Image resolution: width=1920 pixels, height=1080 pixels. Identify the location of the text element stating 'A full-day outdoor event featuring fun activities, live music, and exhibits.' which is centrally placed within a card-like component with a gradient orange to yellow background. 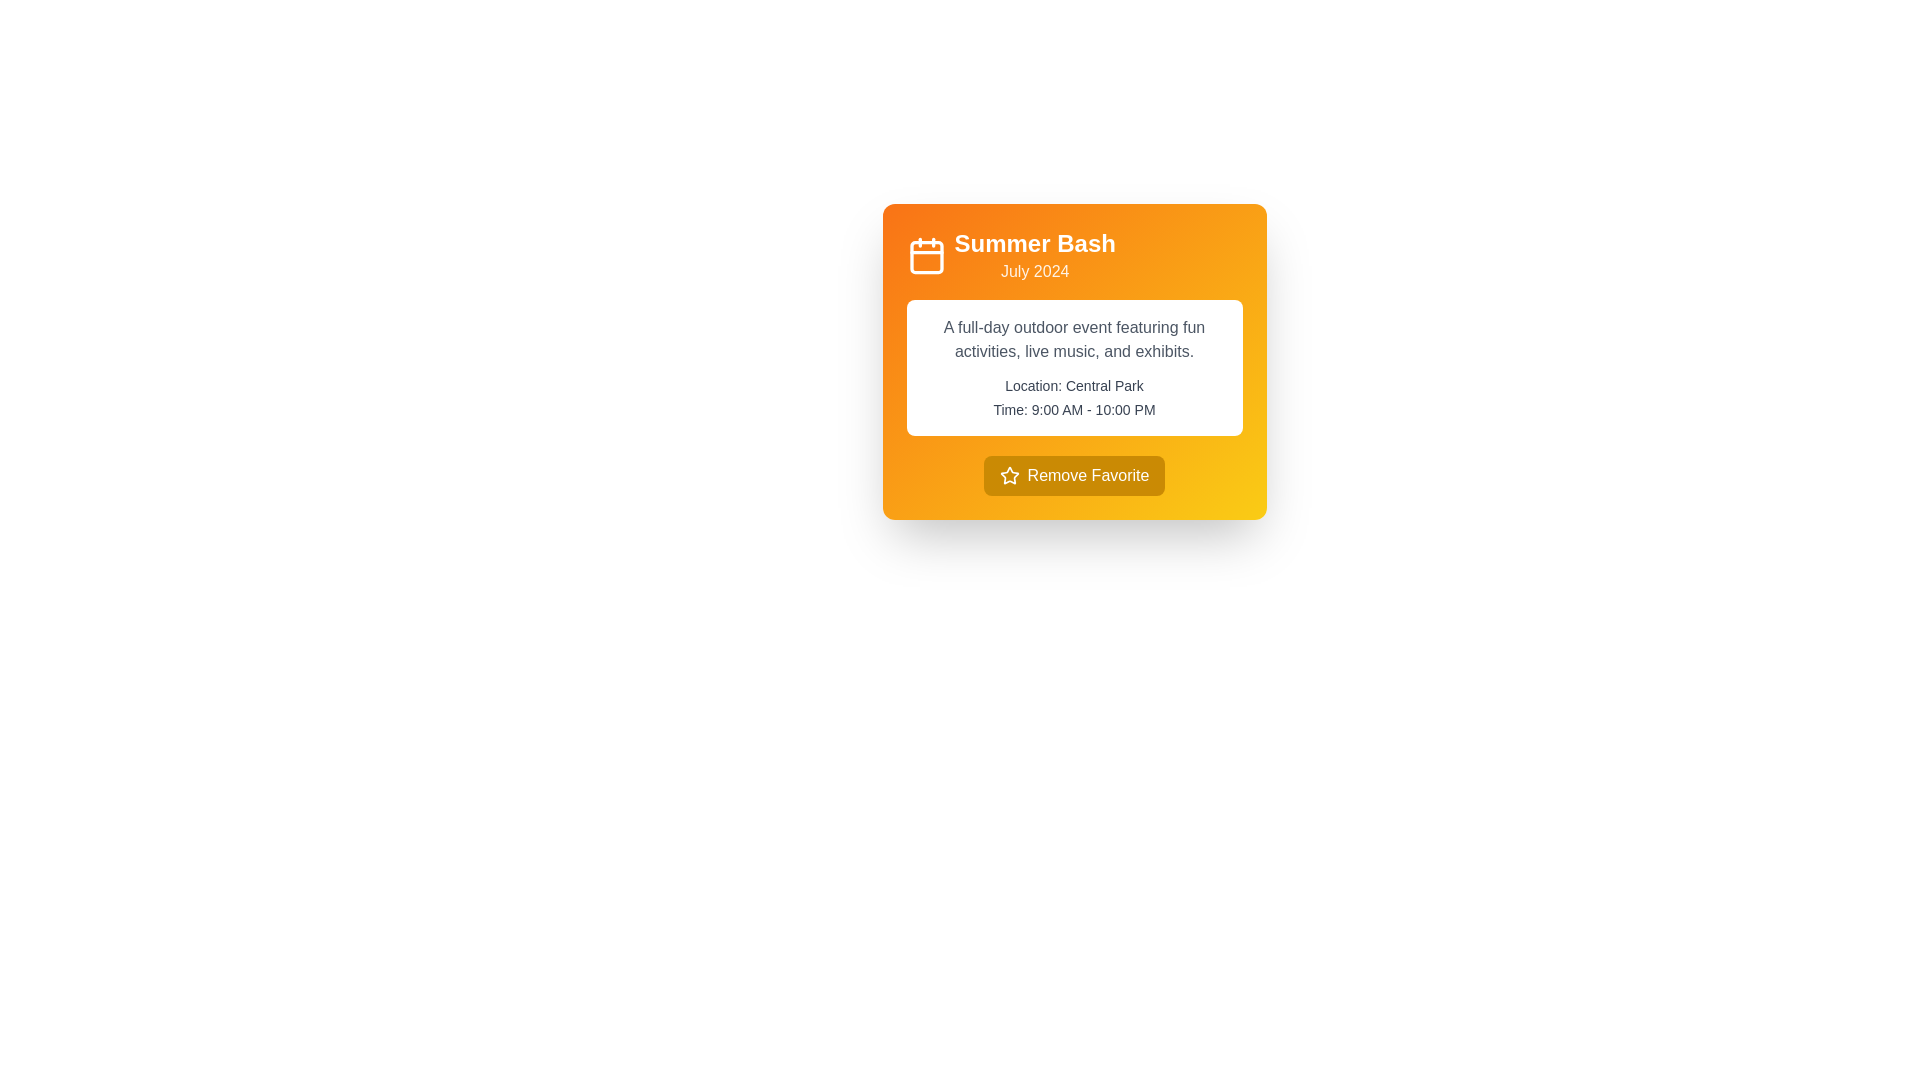
(1073, 338).